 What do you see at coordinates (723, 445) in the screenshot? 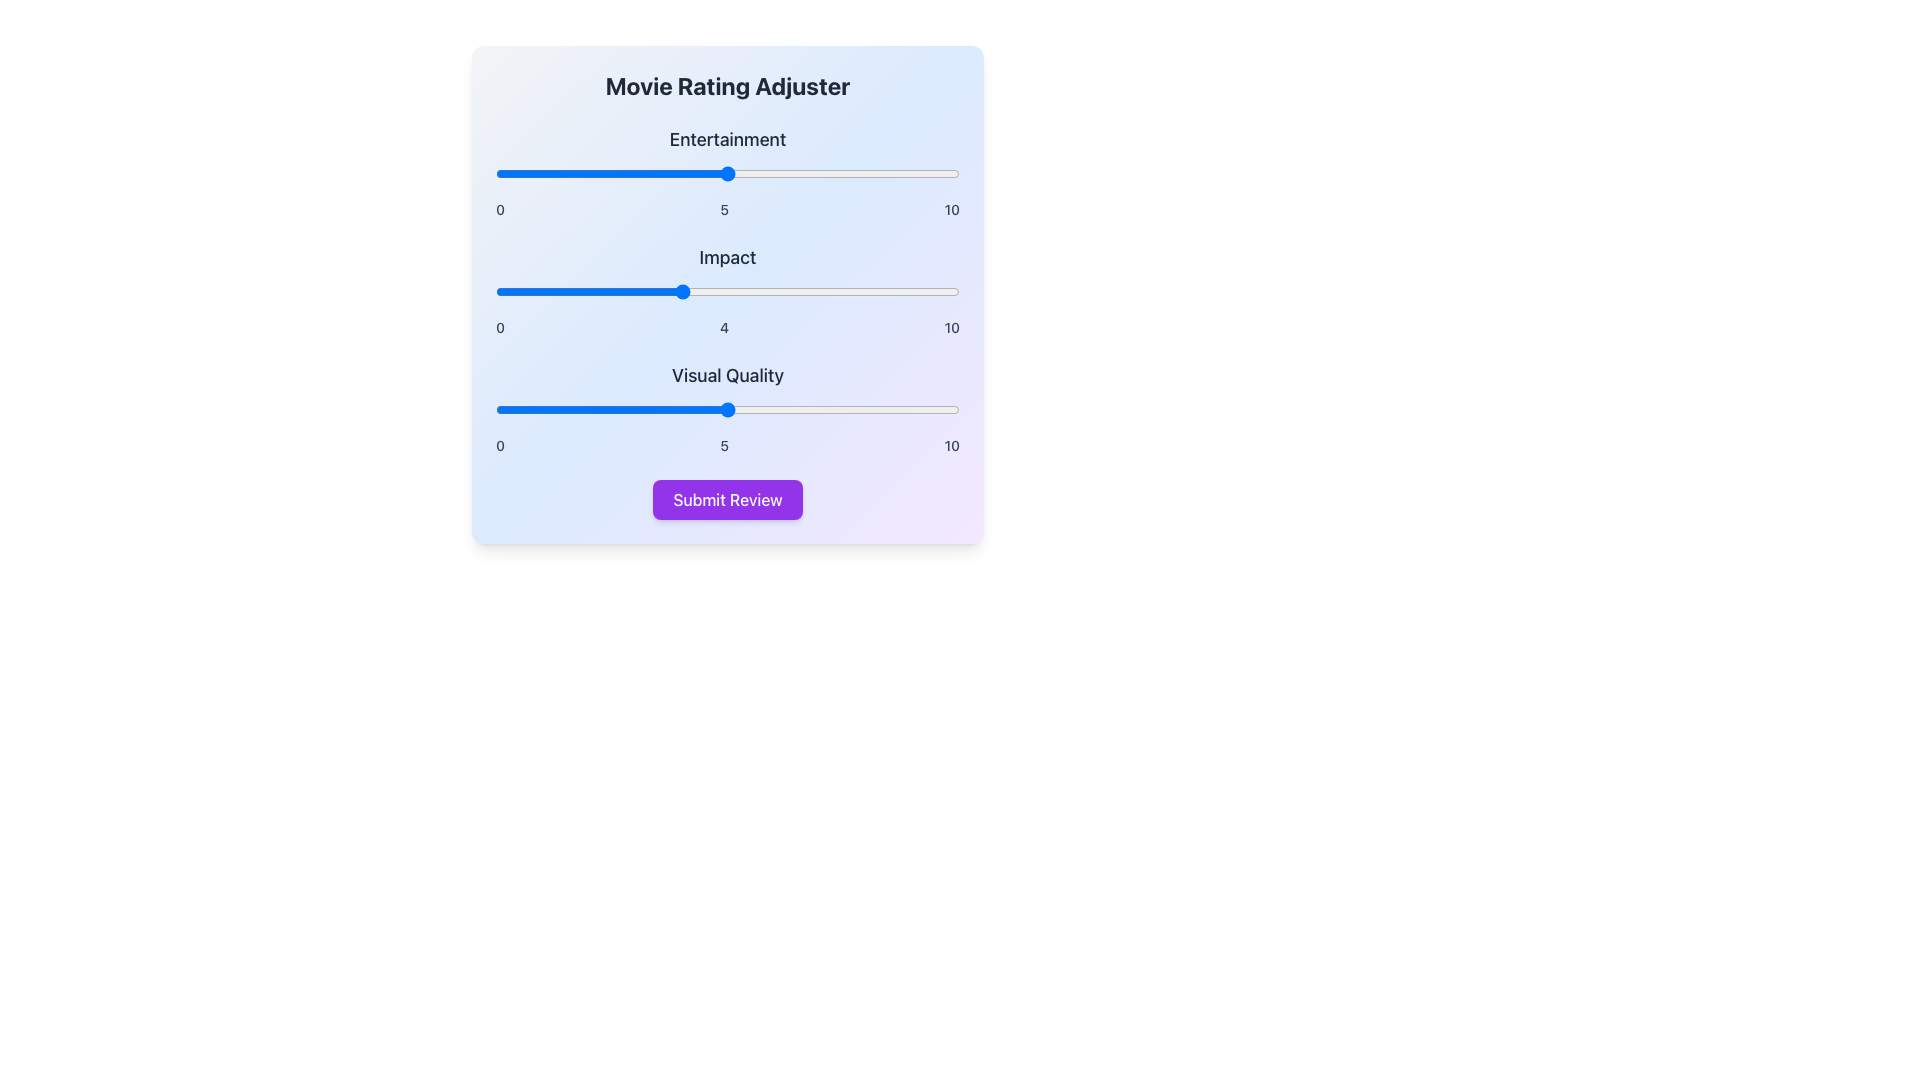
I see `the static text label indicating the midpoint value of the slider control for the 'Visual Quality' section, which is centrally positioned between the numbers '0' and '10'` at bounding box center [723, 445].